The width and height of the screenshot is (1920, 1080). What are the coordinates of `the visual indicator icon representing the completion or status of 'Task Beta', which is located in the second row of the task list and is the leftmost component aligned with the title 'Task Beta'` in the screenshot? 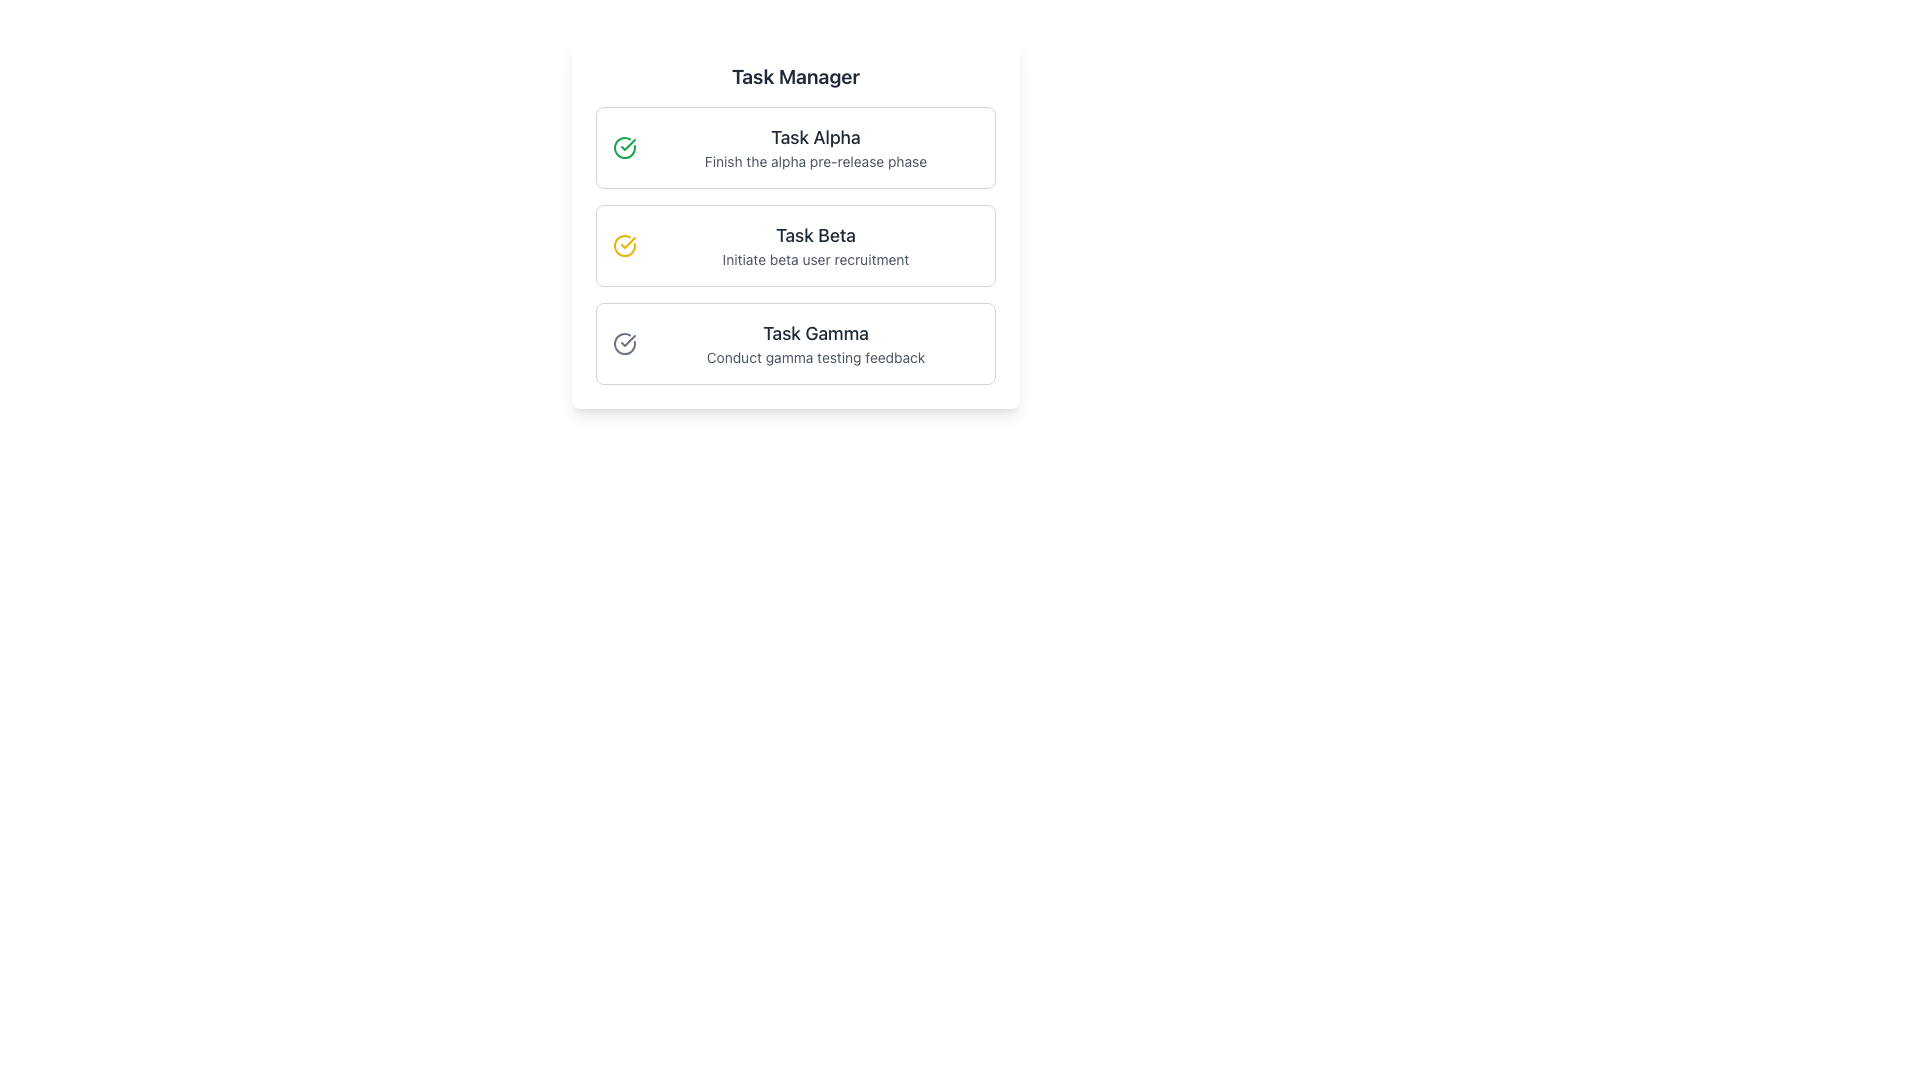 It's located at (623, 245).